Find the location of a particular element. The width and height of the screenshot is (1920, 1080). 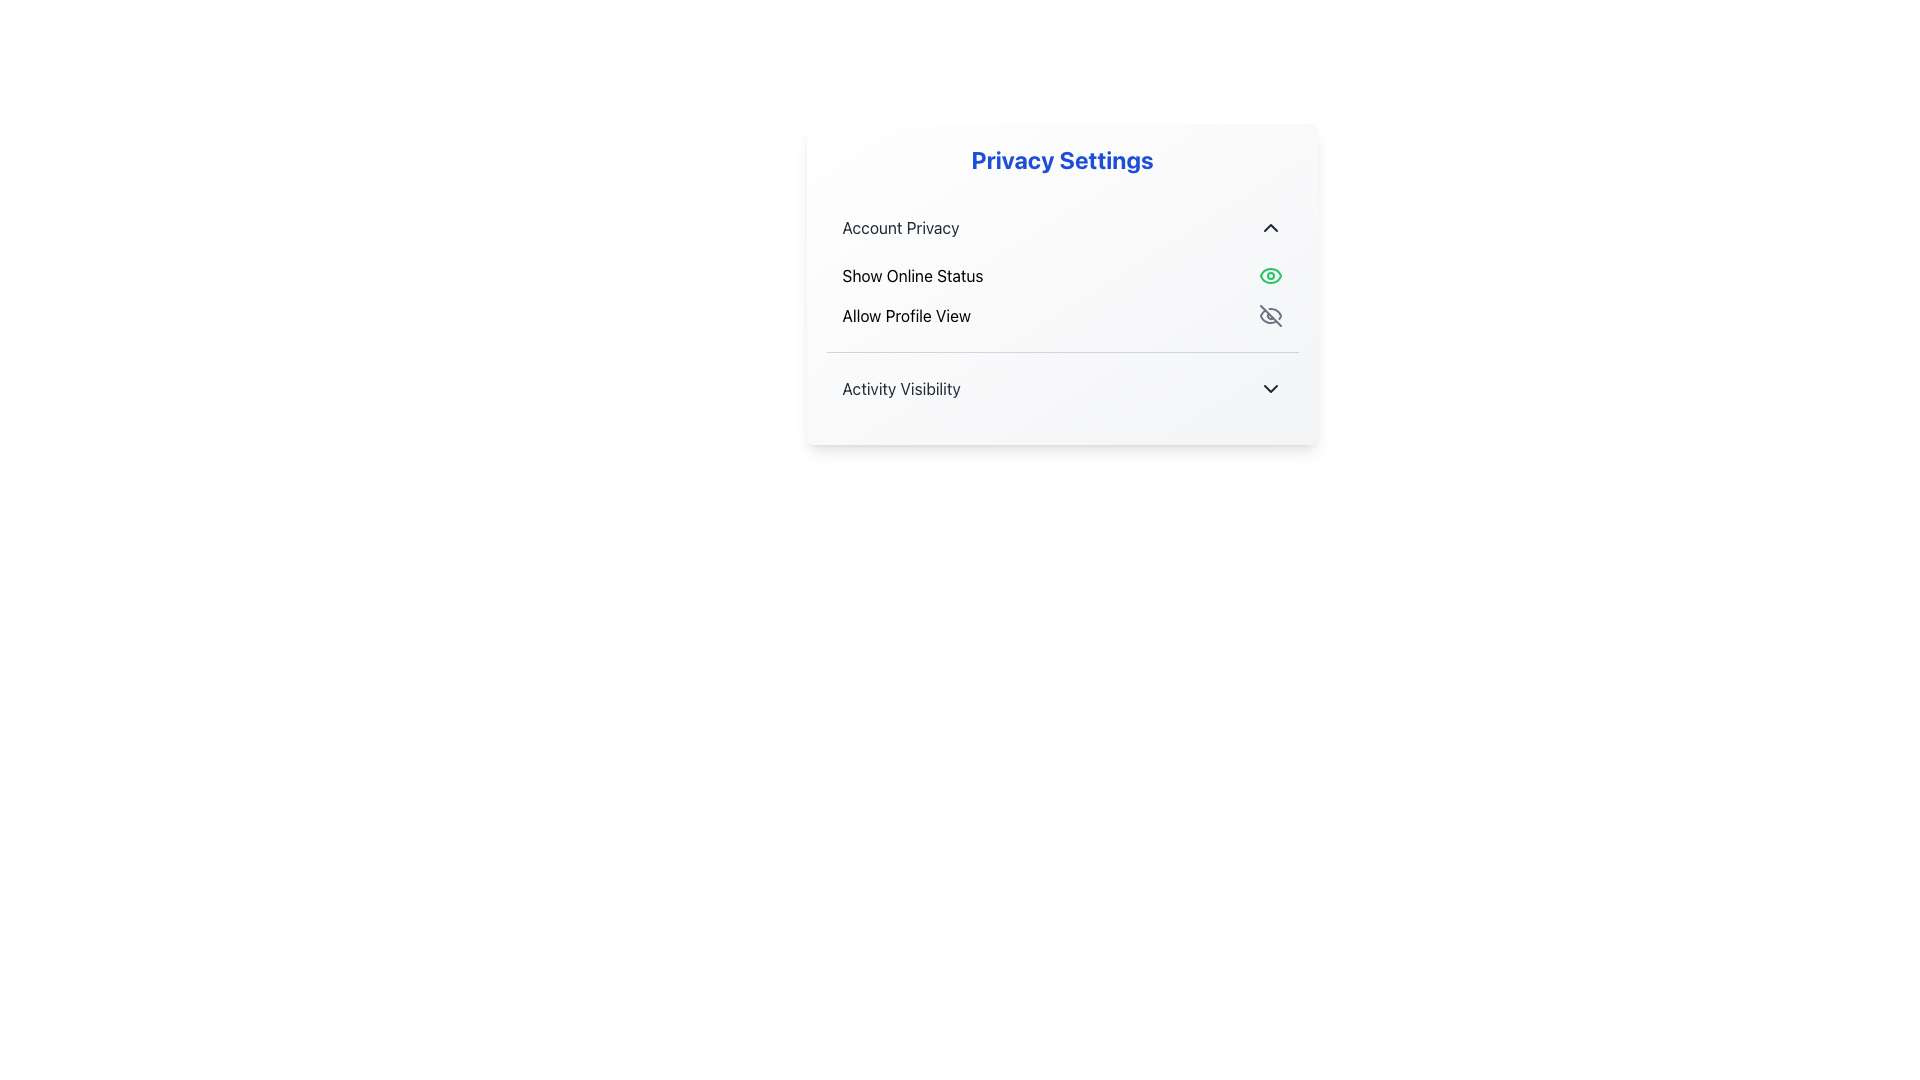

the fourth item in the vertical menu under 'Privacy Settings' is located at coordinates (1061, 388).